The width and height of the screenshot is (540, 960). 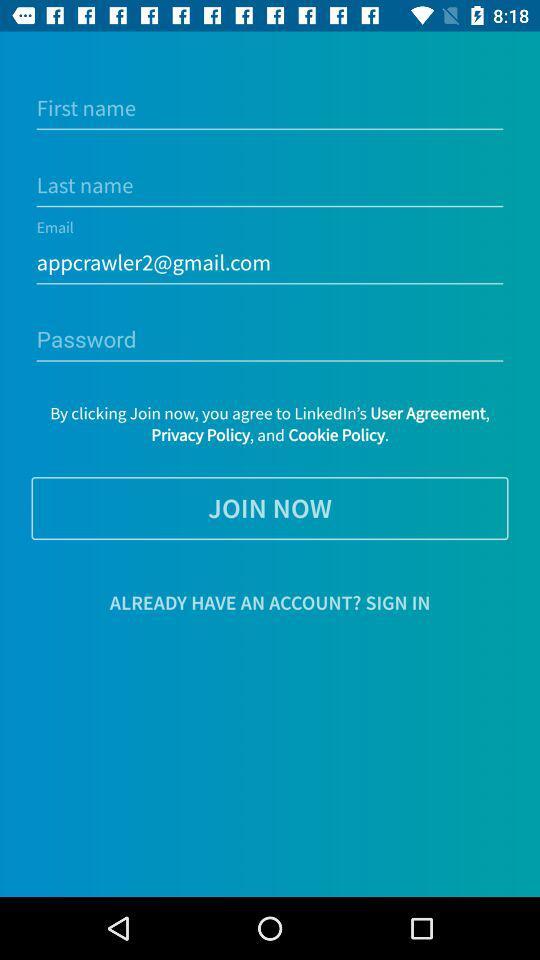 I want to click on name bar, so click(x=270, y=108).